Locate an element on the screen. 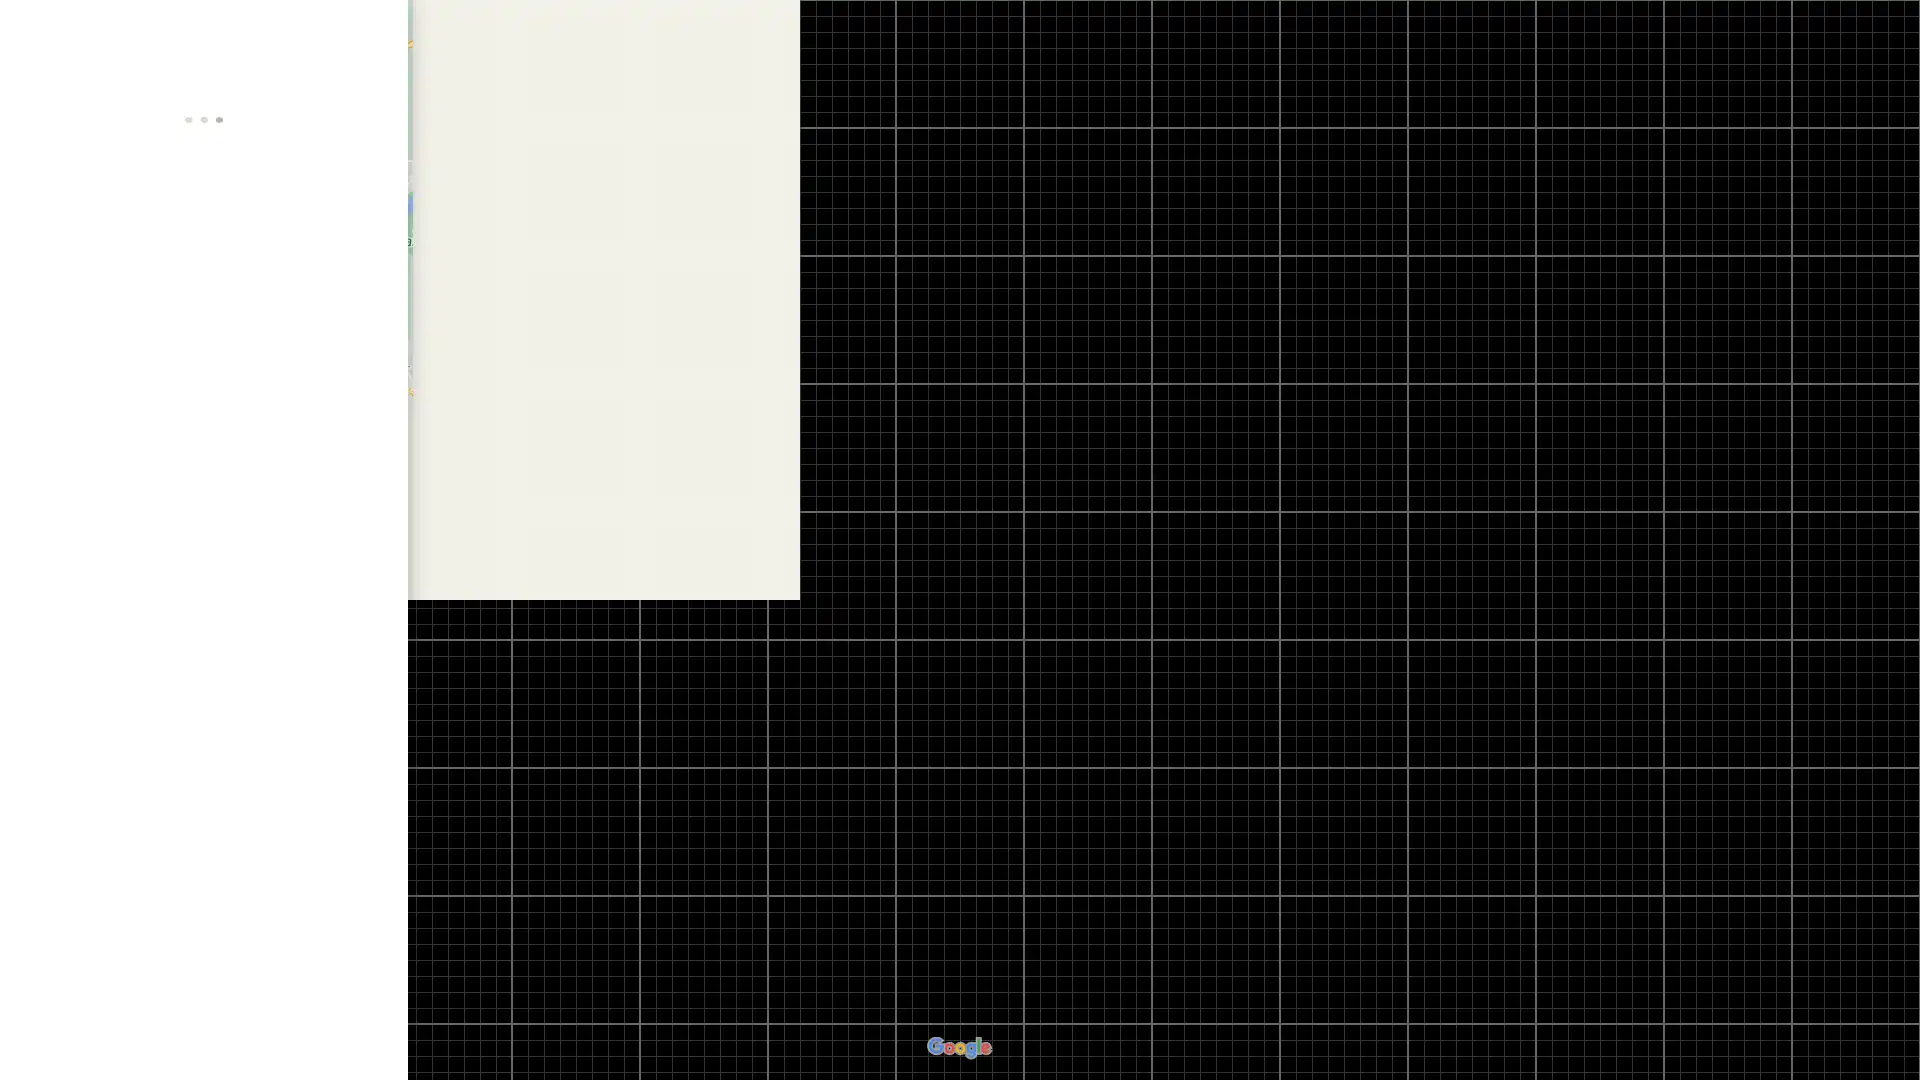  Software company is located at coordinates (81, 320).